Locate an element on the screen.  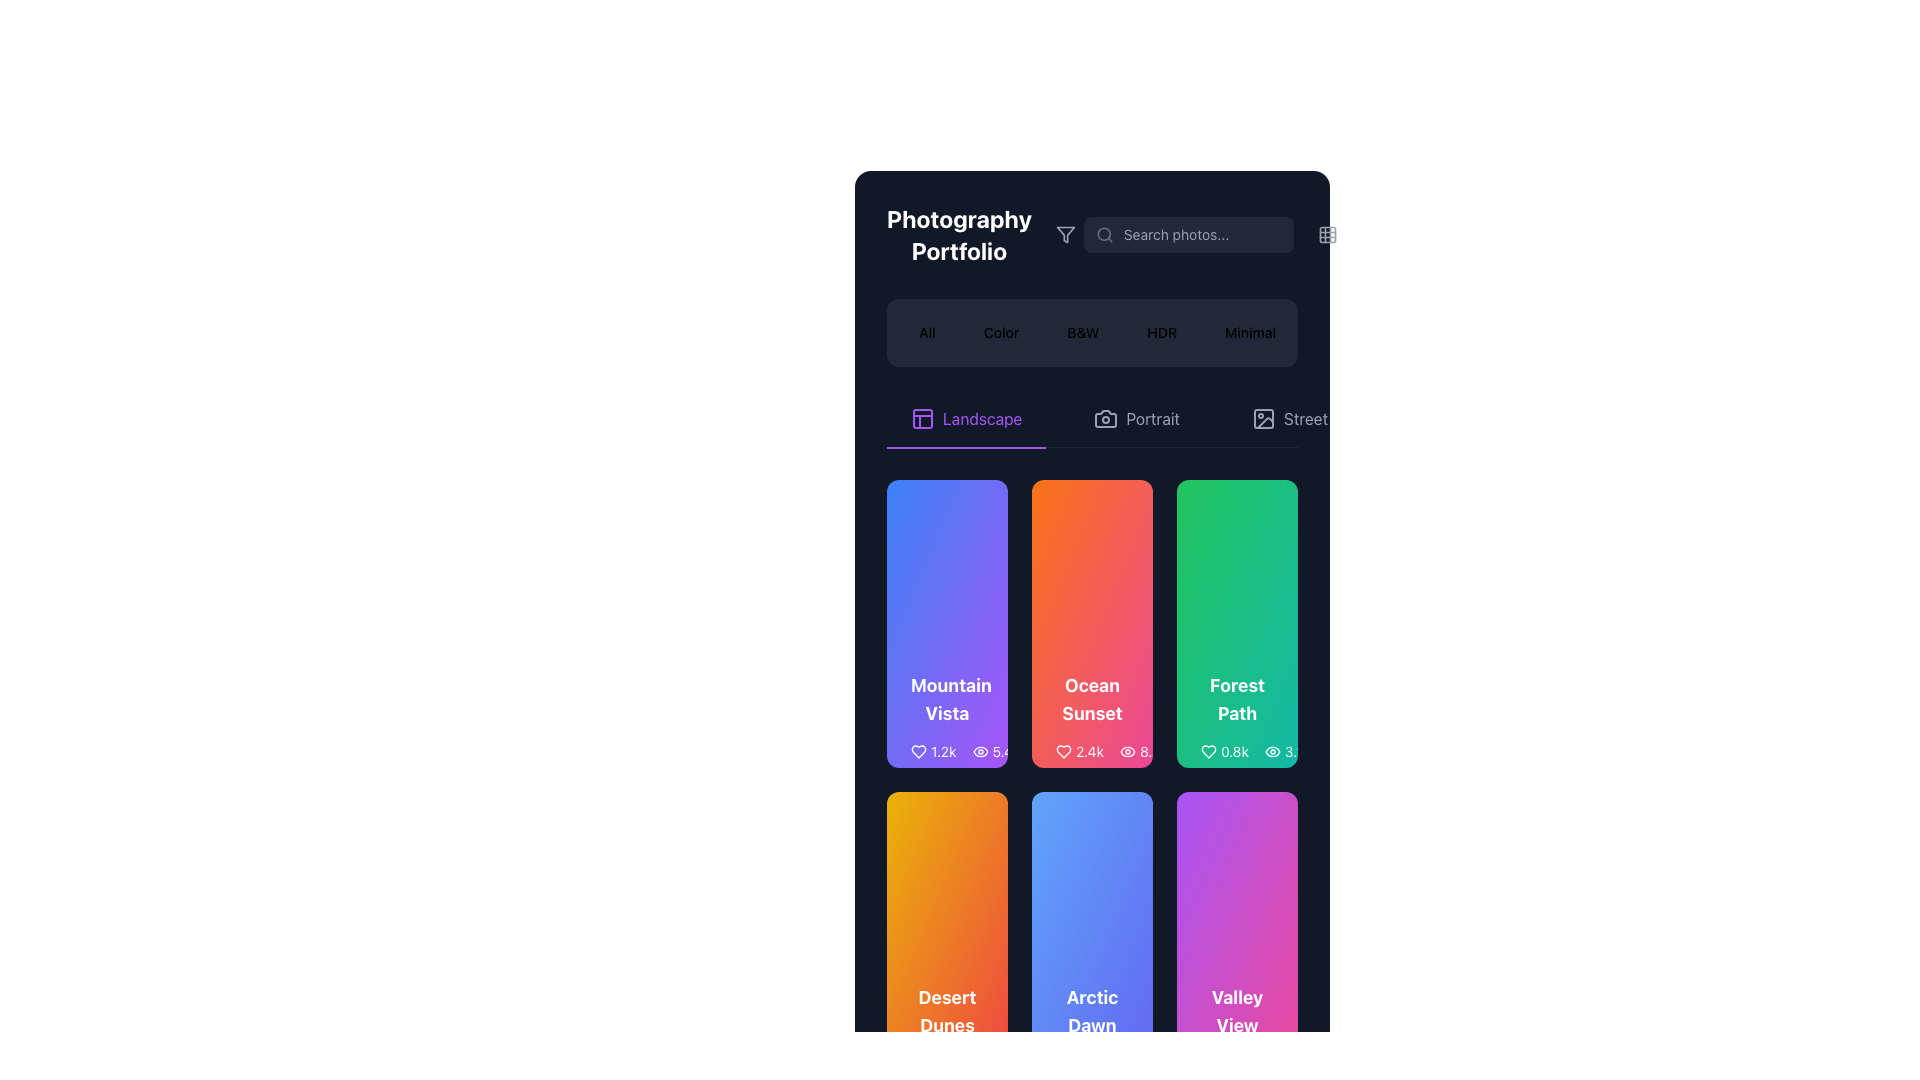
the 'Ocean Sunset' informational tile in the photography portfolio grid is located at coordinates (1091, 720).